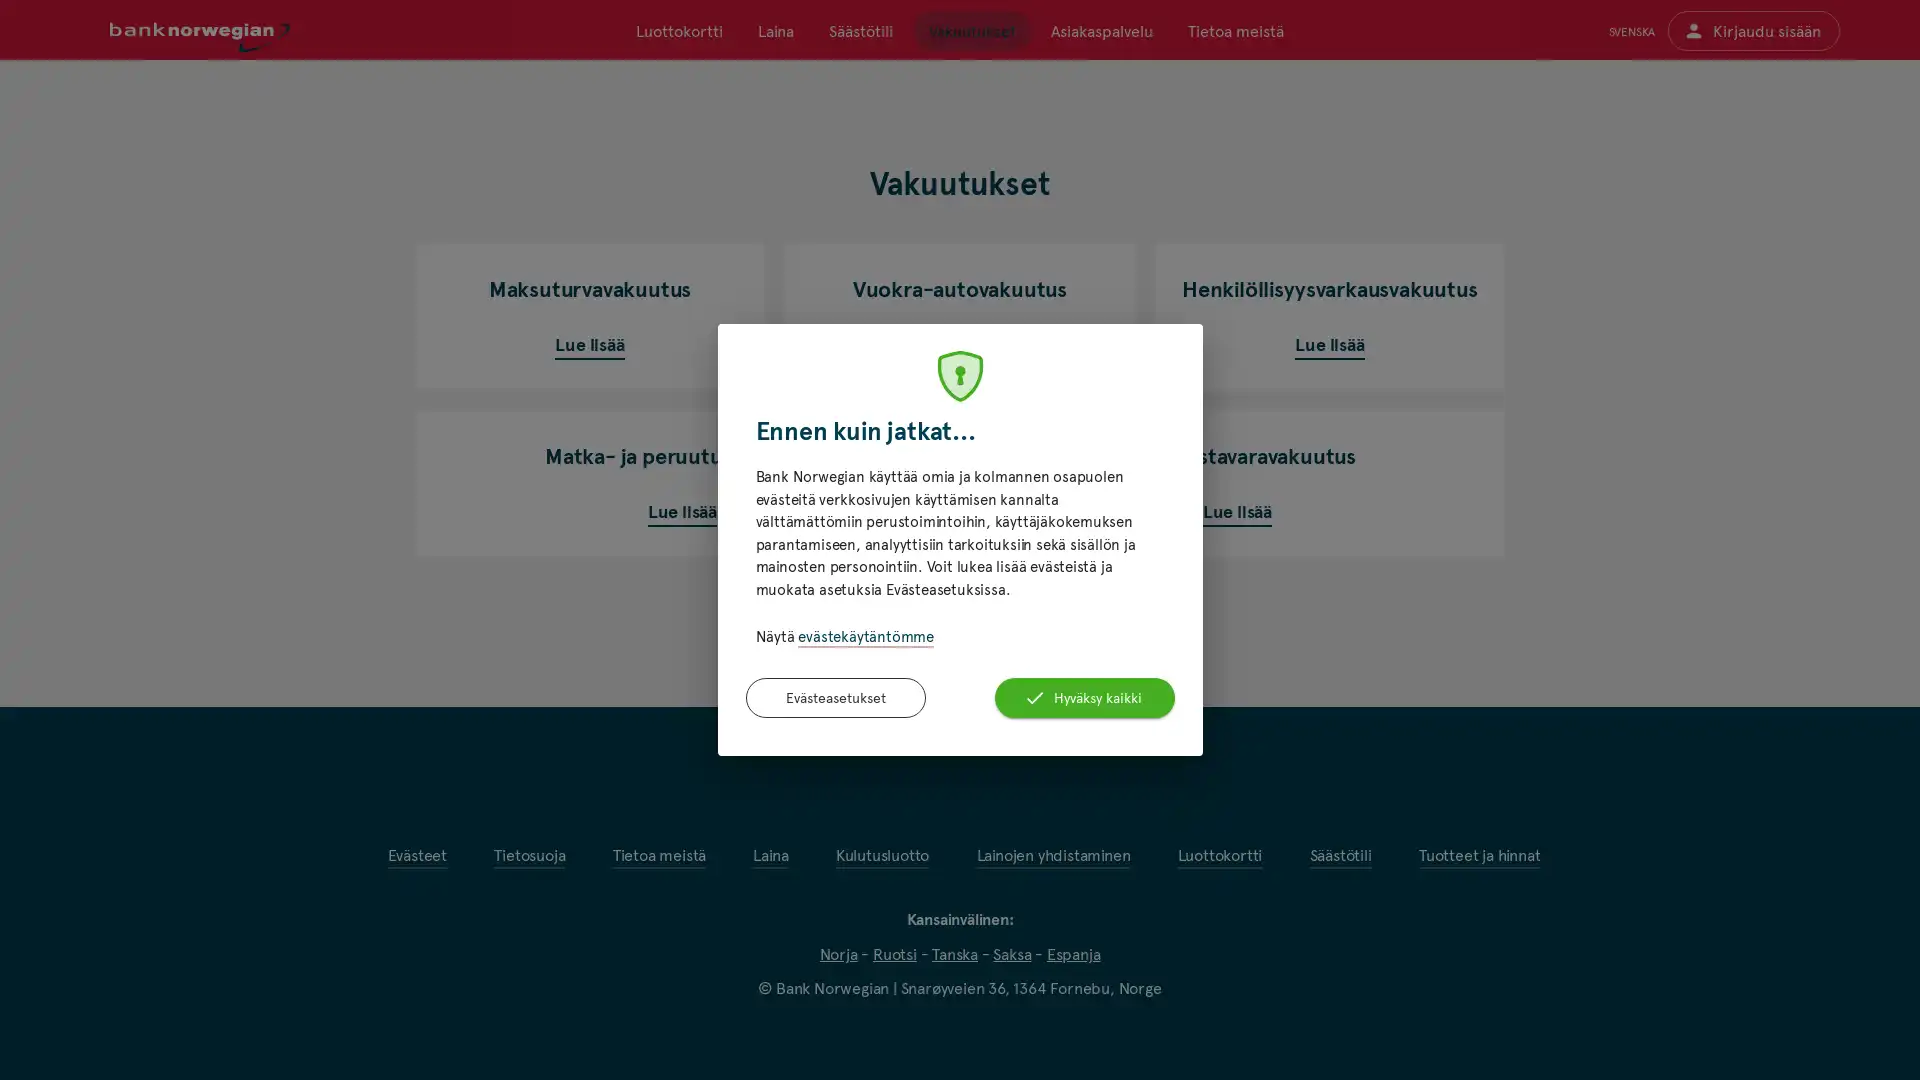 This screenshot has width=1920, height=1080. Describe the element at coordinates (971, 30) in the screenshot. I see `Vakuutukset` at that location.